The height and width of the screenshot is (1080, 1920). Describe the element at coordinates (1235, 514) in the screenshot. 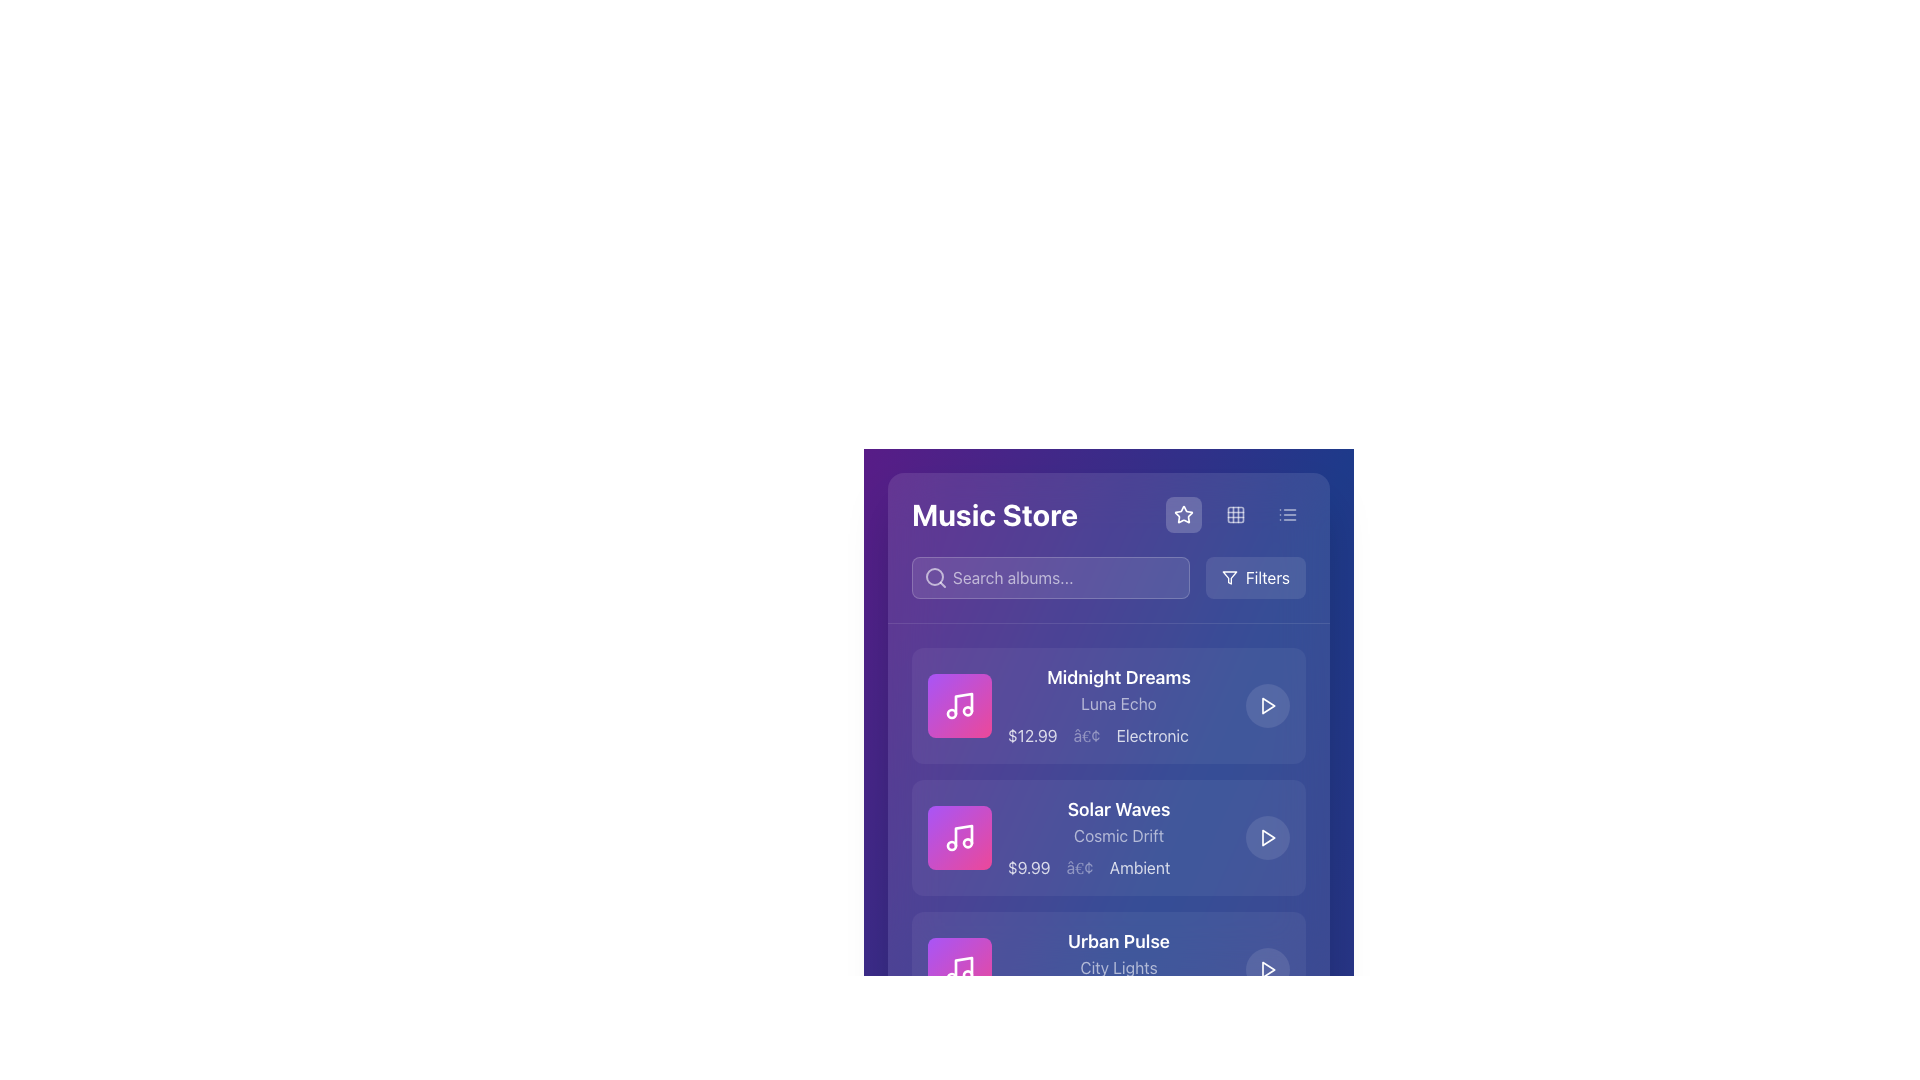

I see `the toggle button located in the top right corner of the interface` at that location.